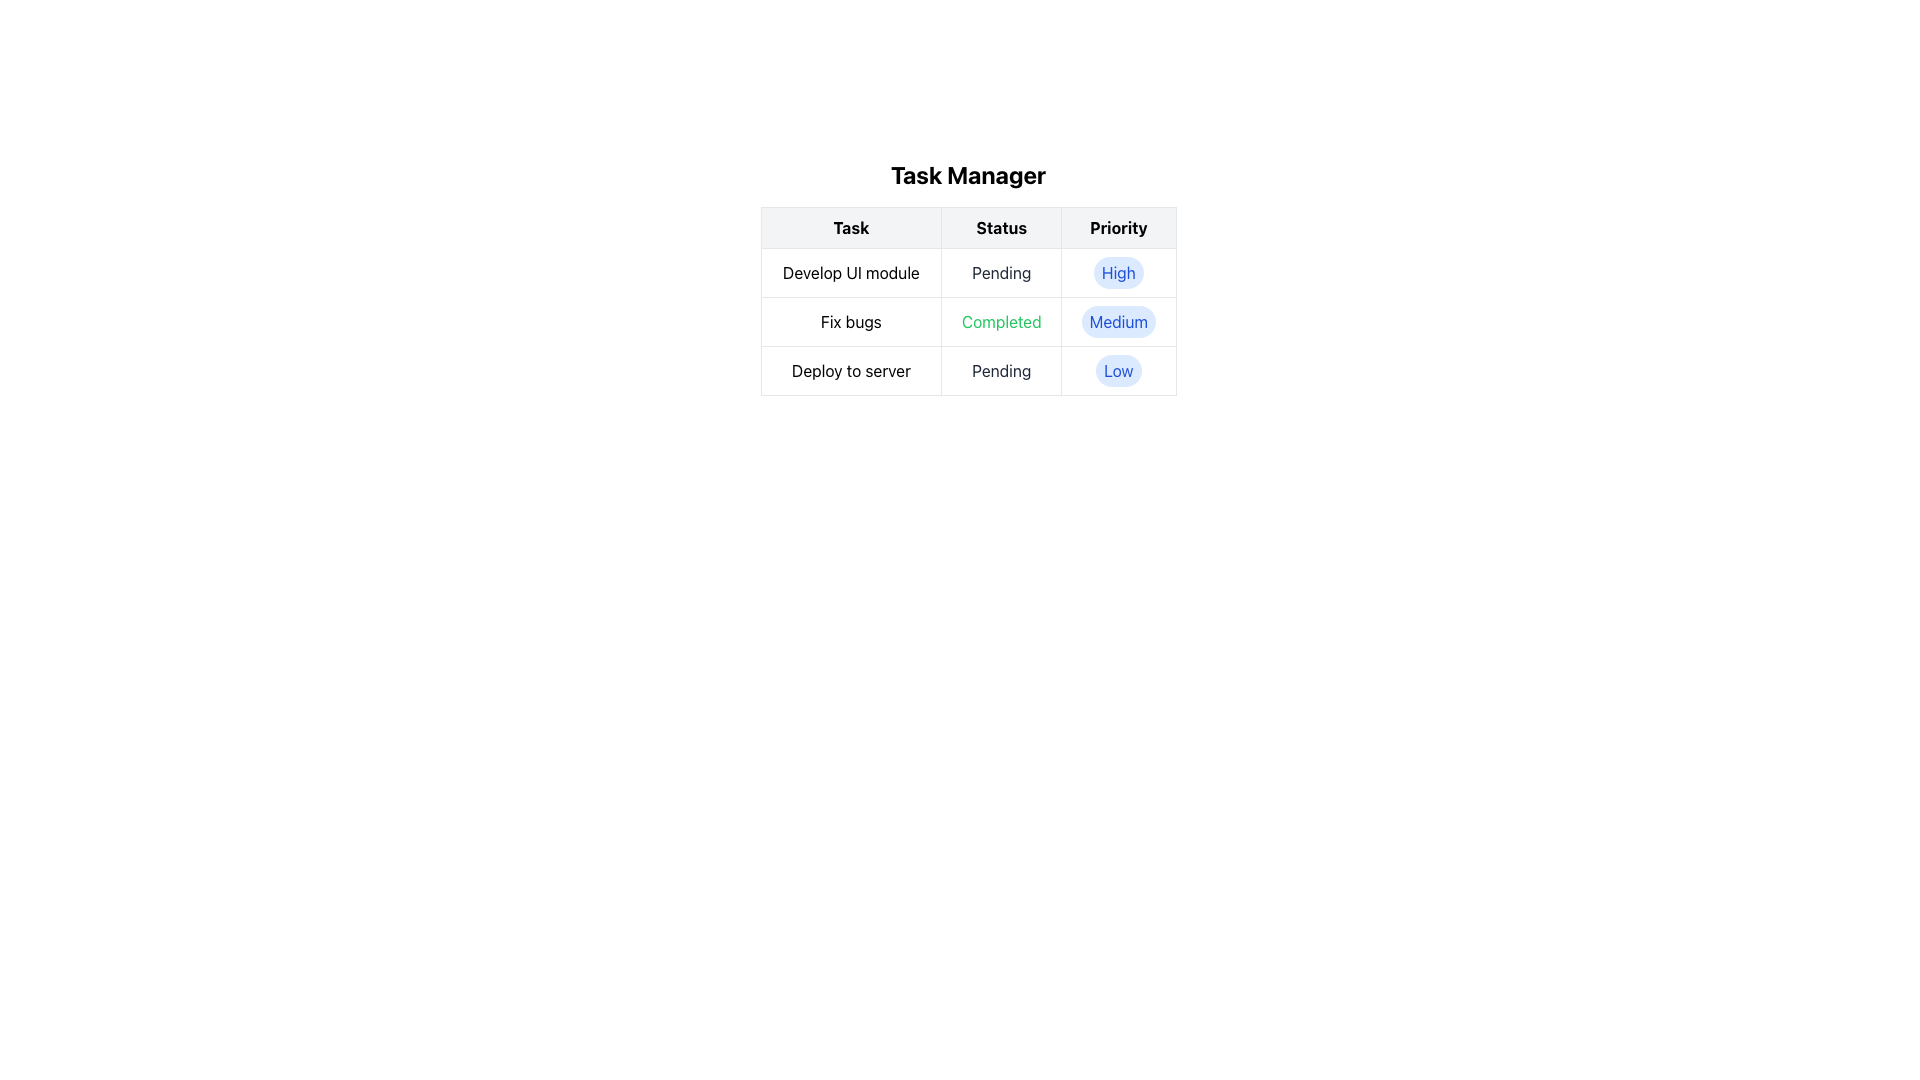 This screenshot has width=1920, height=1080. Describe the element at coordinates (1001, 273) in the screenshot. I see `the status indicator text label for the task 'Develop UI module' in the 'Task Manager' table, located in the second row and second column` at that location.